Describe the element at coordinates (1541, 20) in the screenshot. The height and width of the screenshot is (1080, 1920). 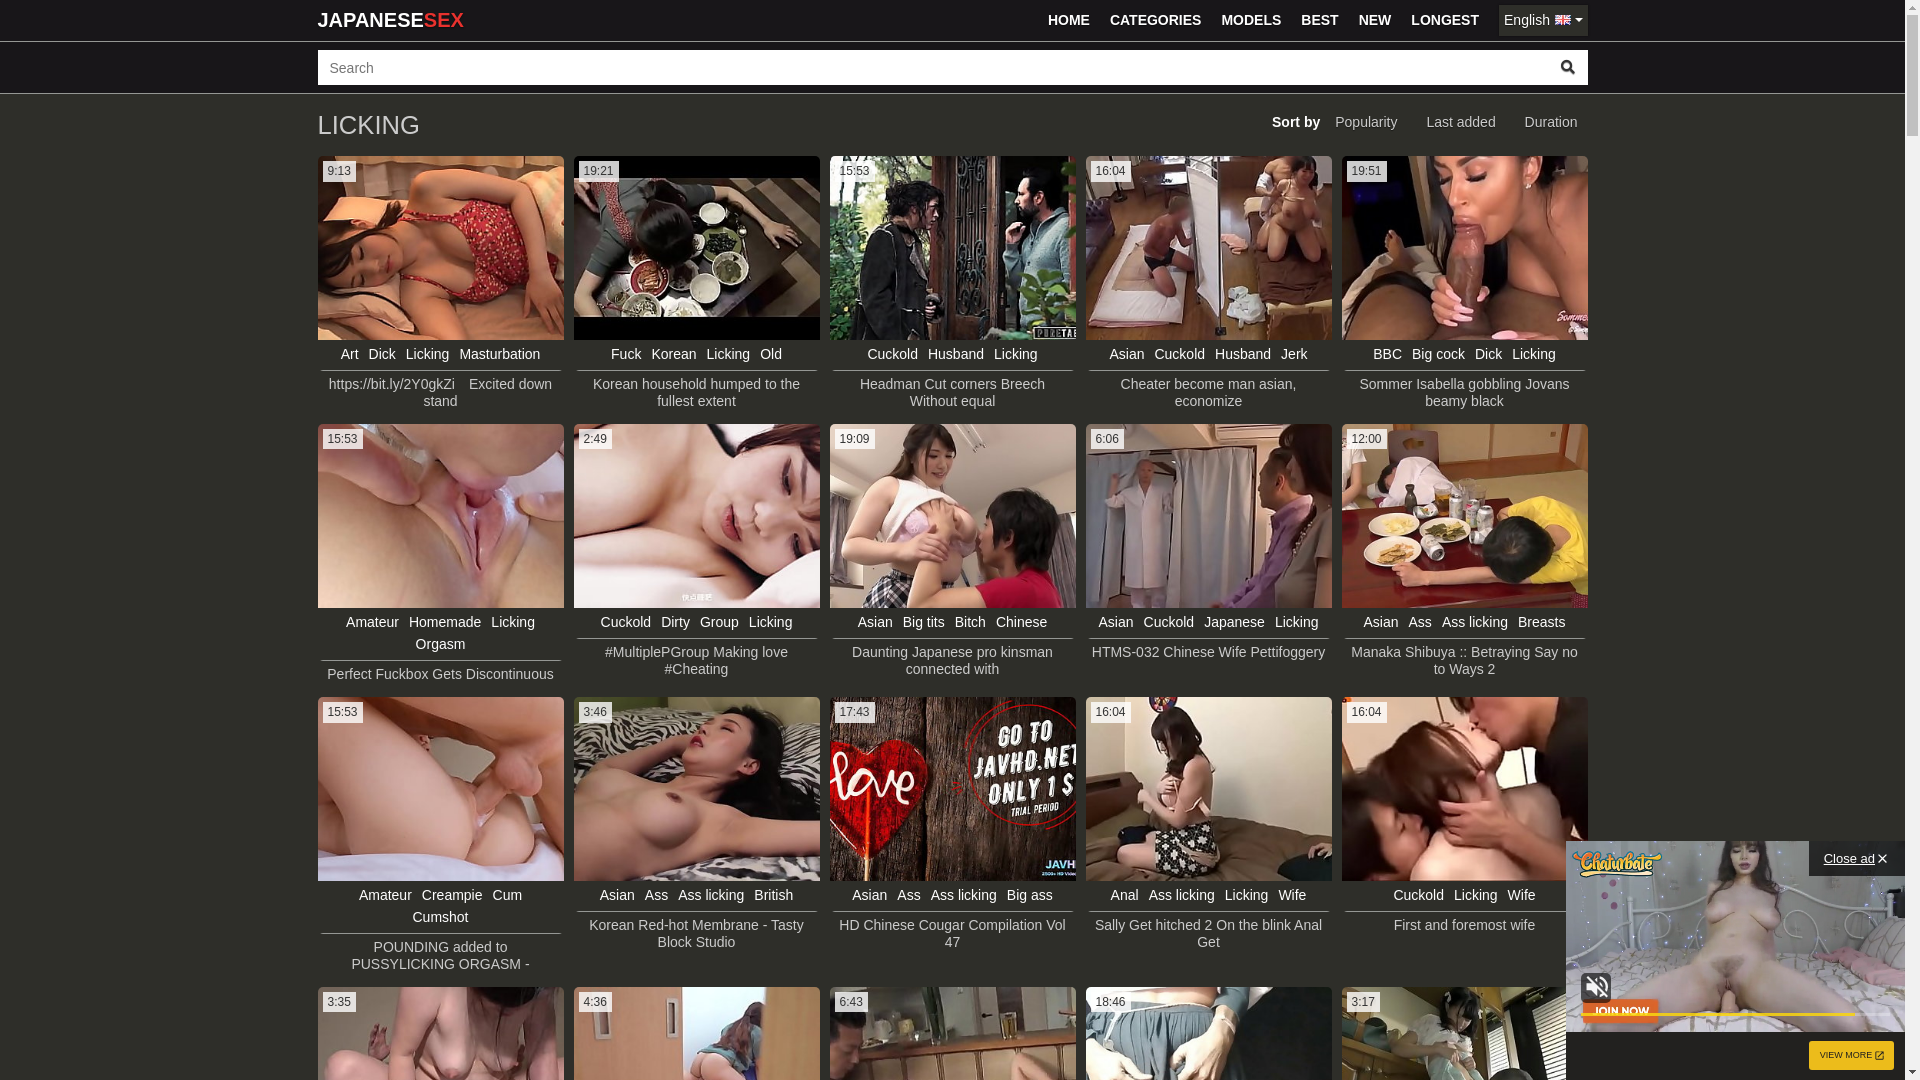
I see `'English'` at that location.